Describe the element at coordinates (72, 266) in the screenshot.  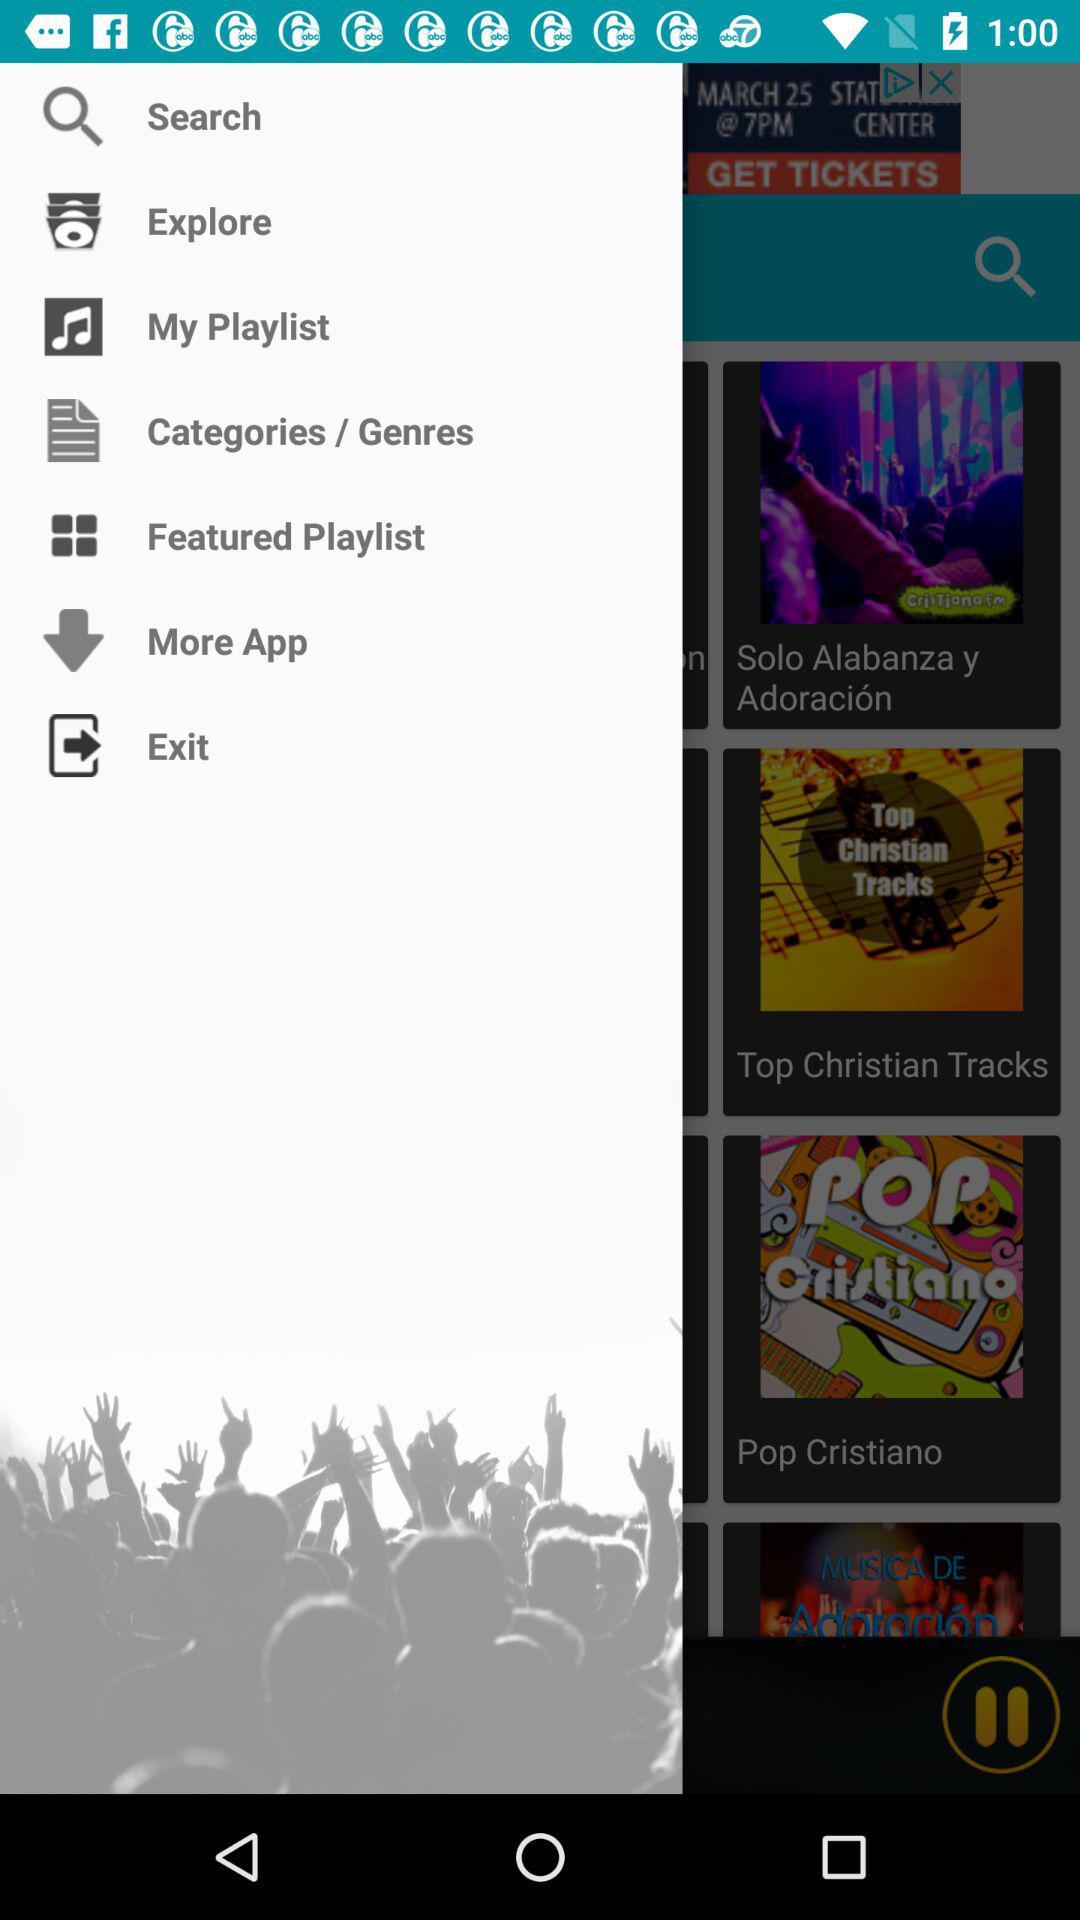
I see `explore songs` at that location.